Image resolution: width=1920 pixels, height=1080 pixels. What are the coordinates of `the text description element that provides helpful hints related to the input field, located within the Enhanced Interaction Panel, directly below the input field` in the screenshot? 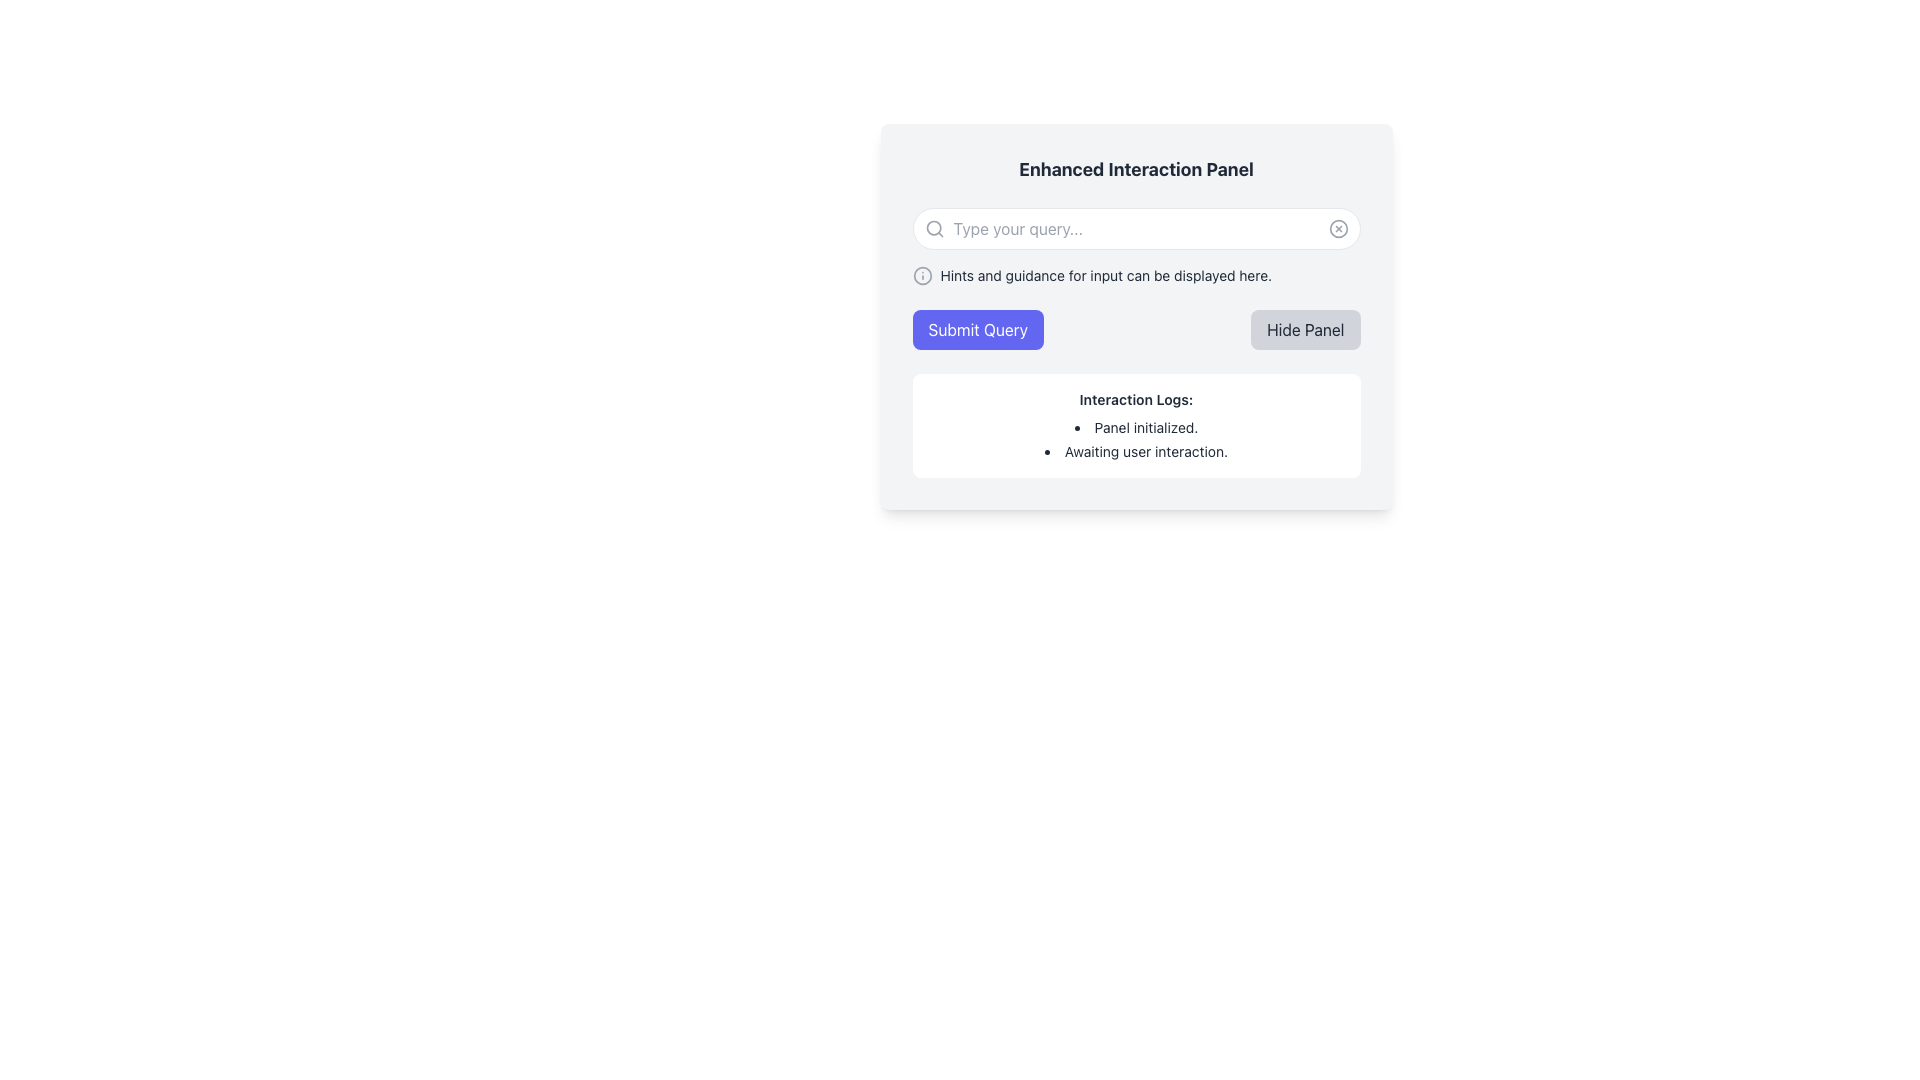 It's located at (1136, 276).